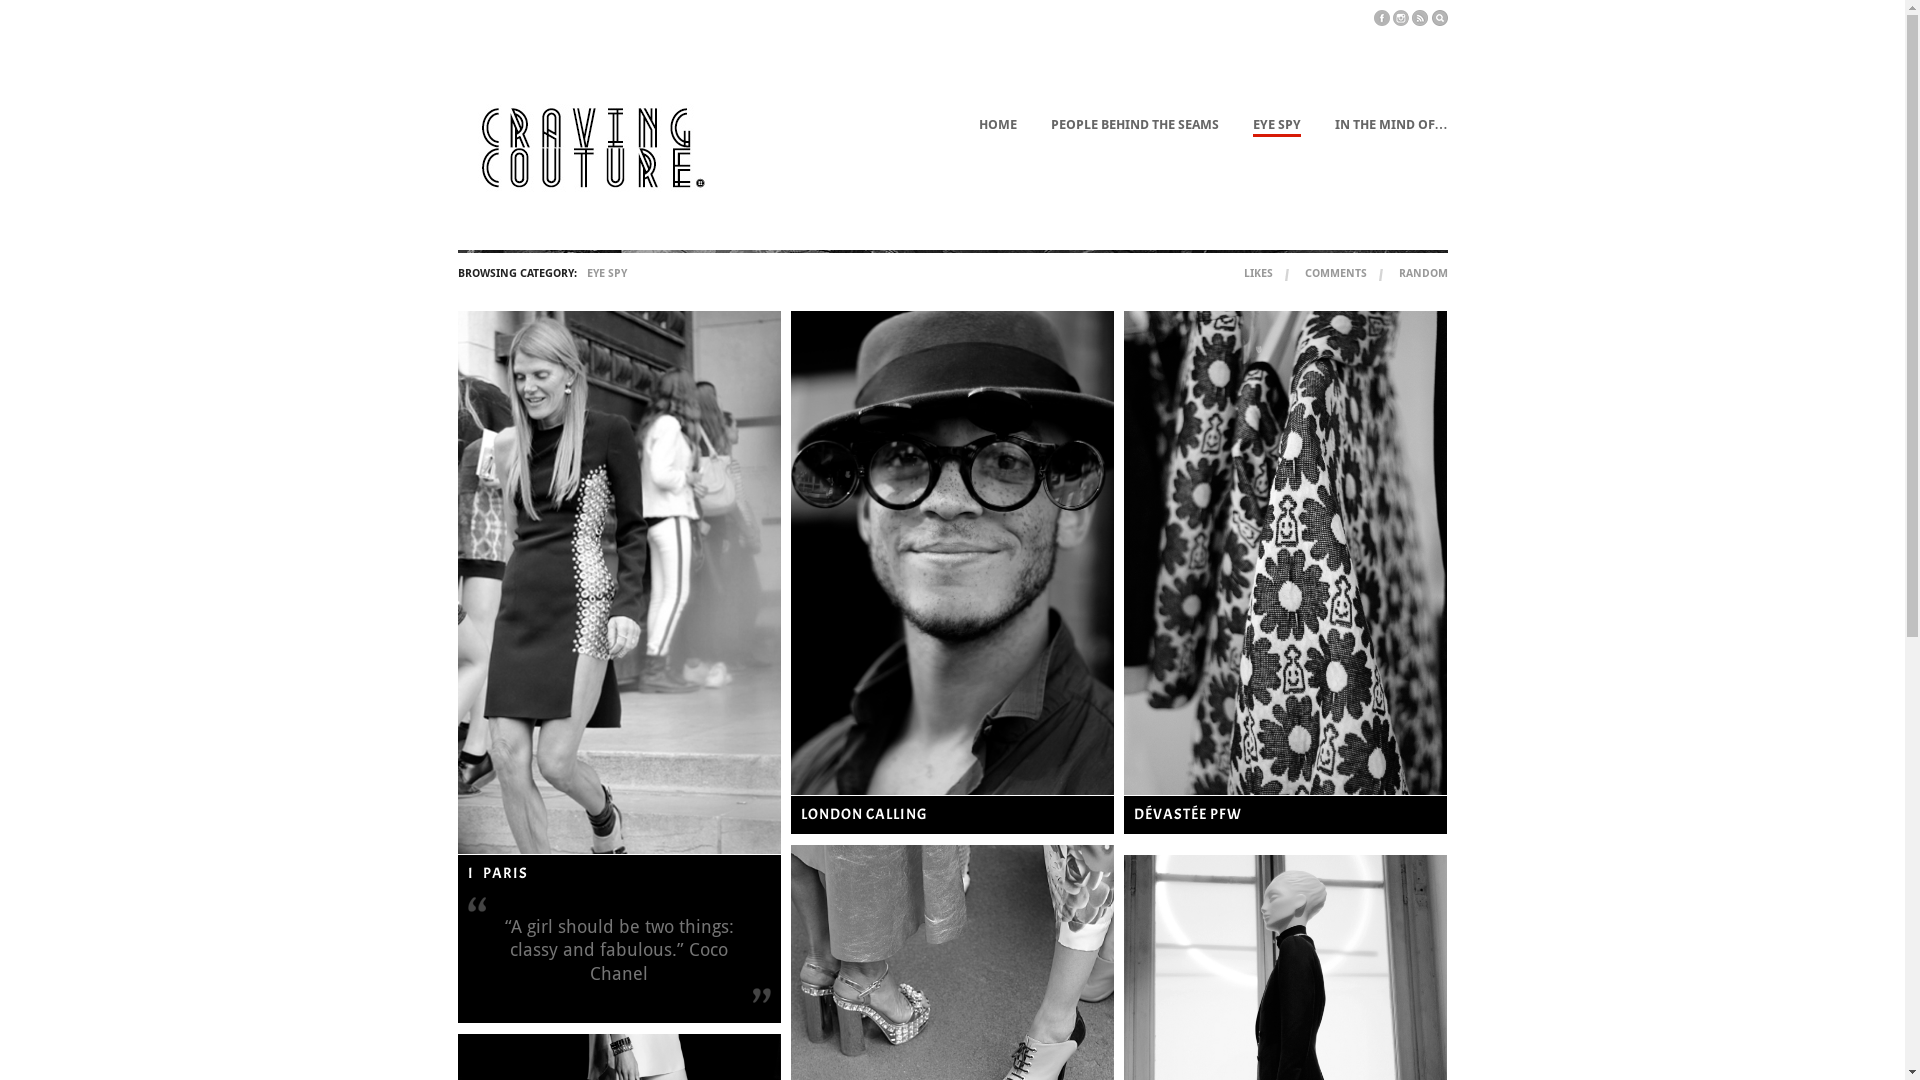  What do you see at coordinates (1133, 125) in the screenshot?
I see `'PEOPLE BEHIND THE SEAMS'` at bounding box center [1133, 125].